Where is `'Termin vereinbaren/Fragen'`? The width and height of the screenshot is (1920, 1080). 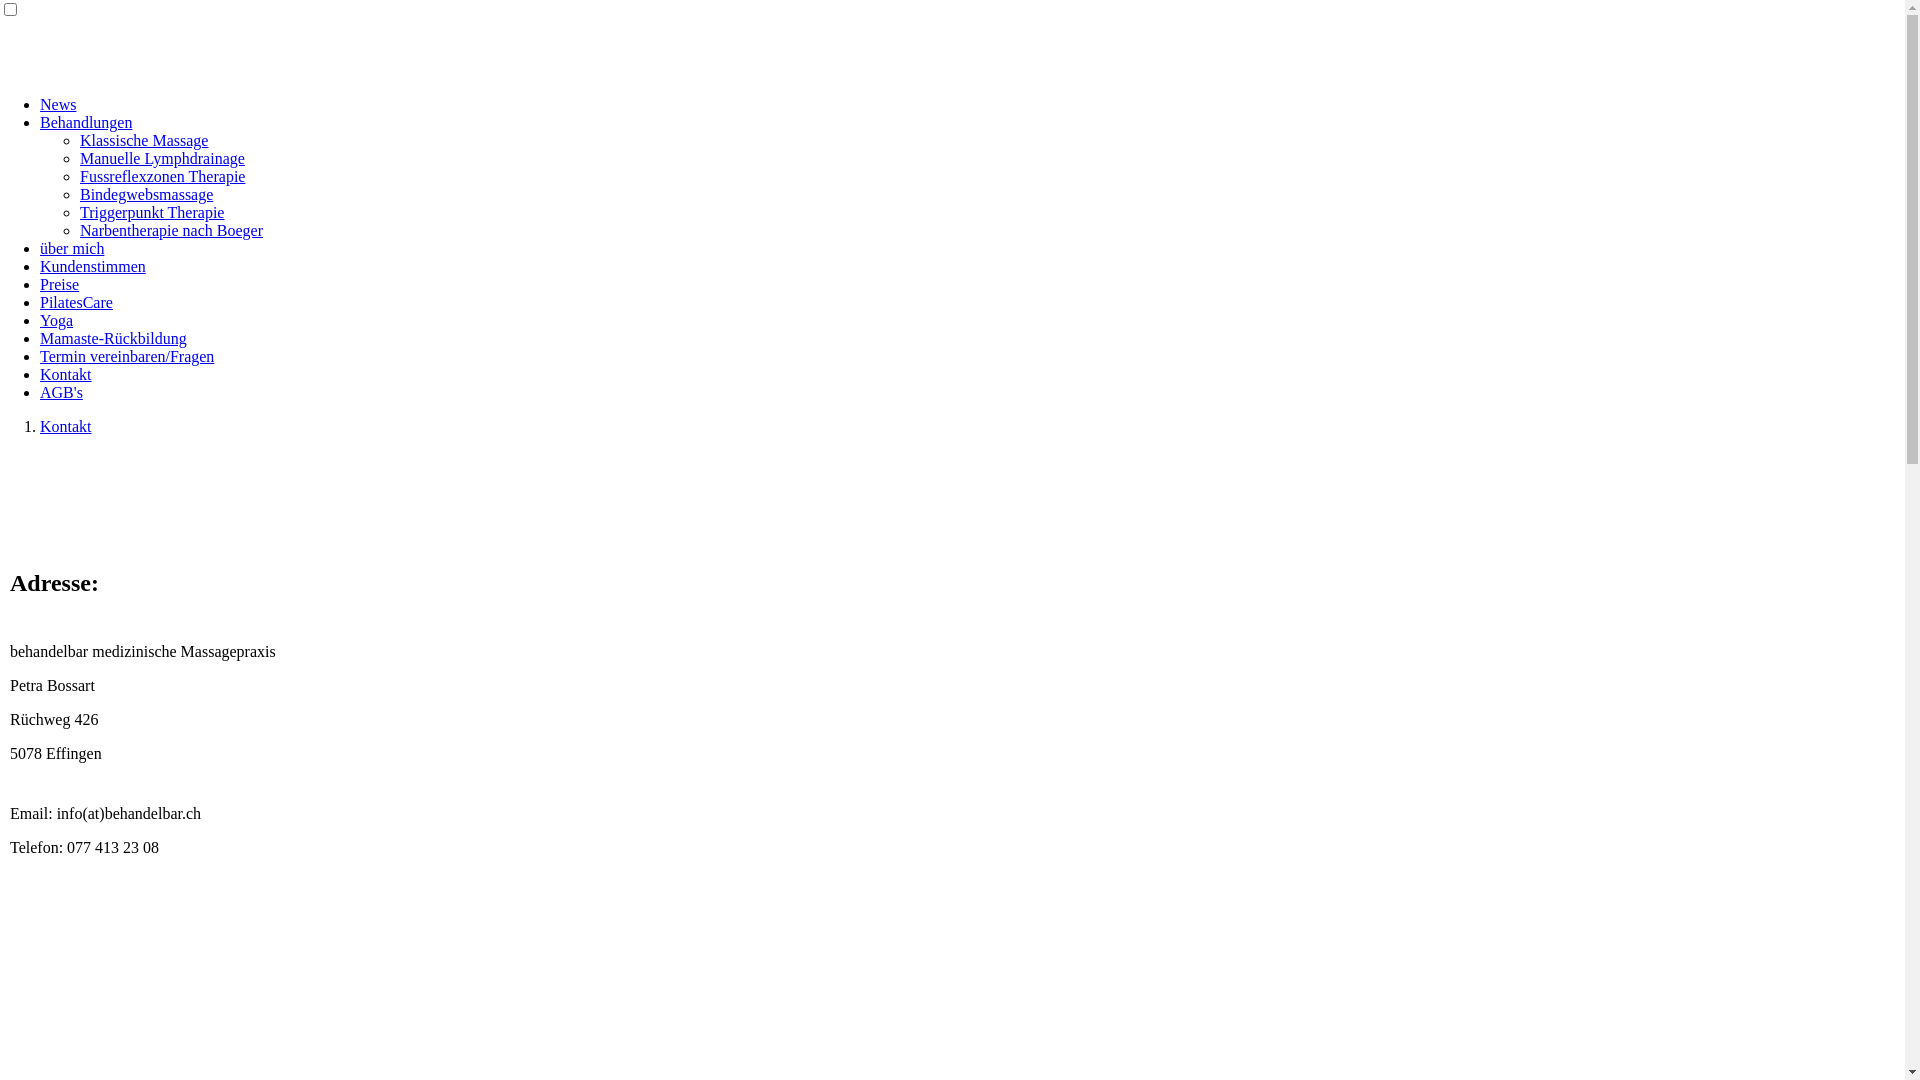 'Termin vereinbaren/Fragen' is located at coordinates (125, 355).